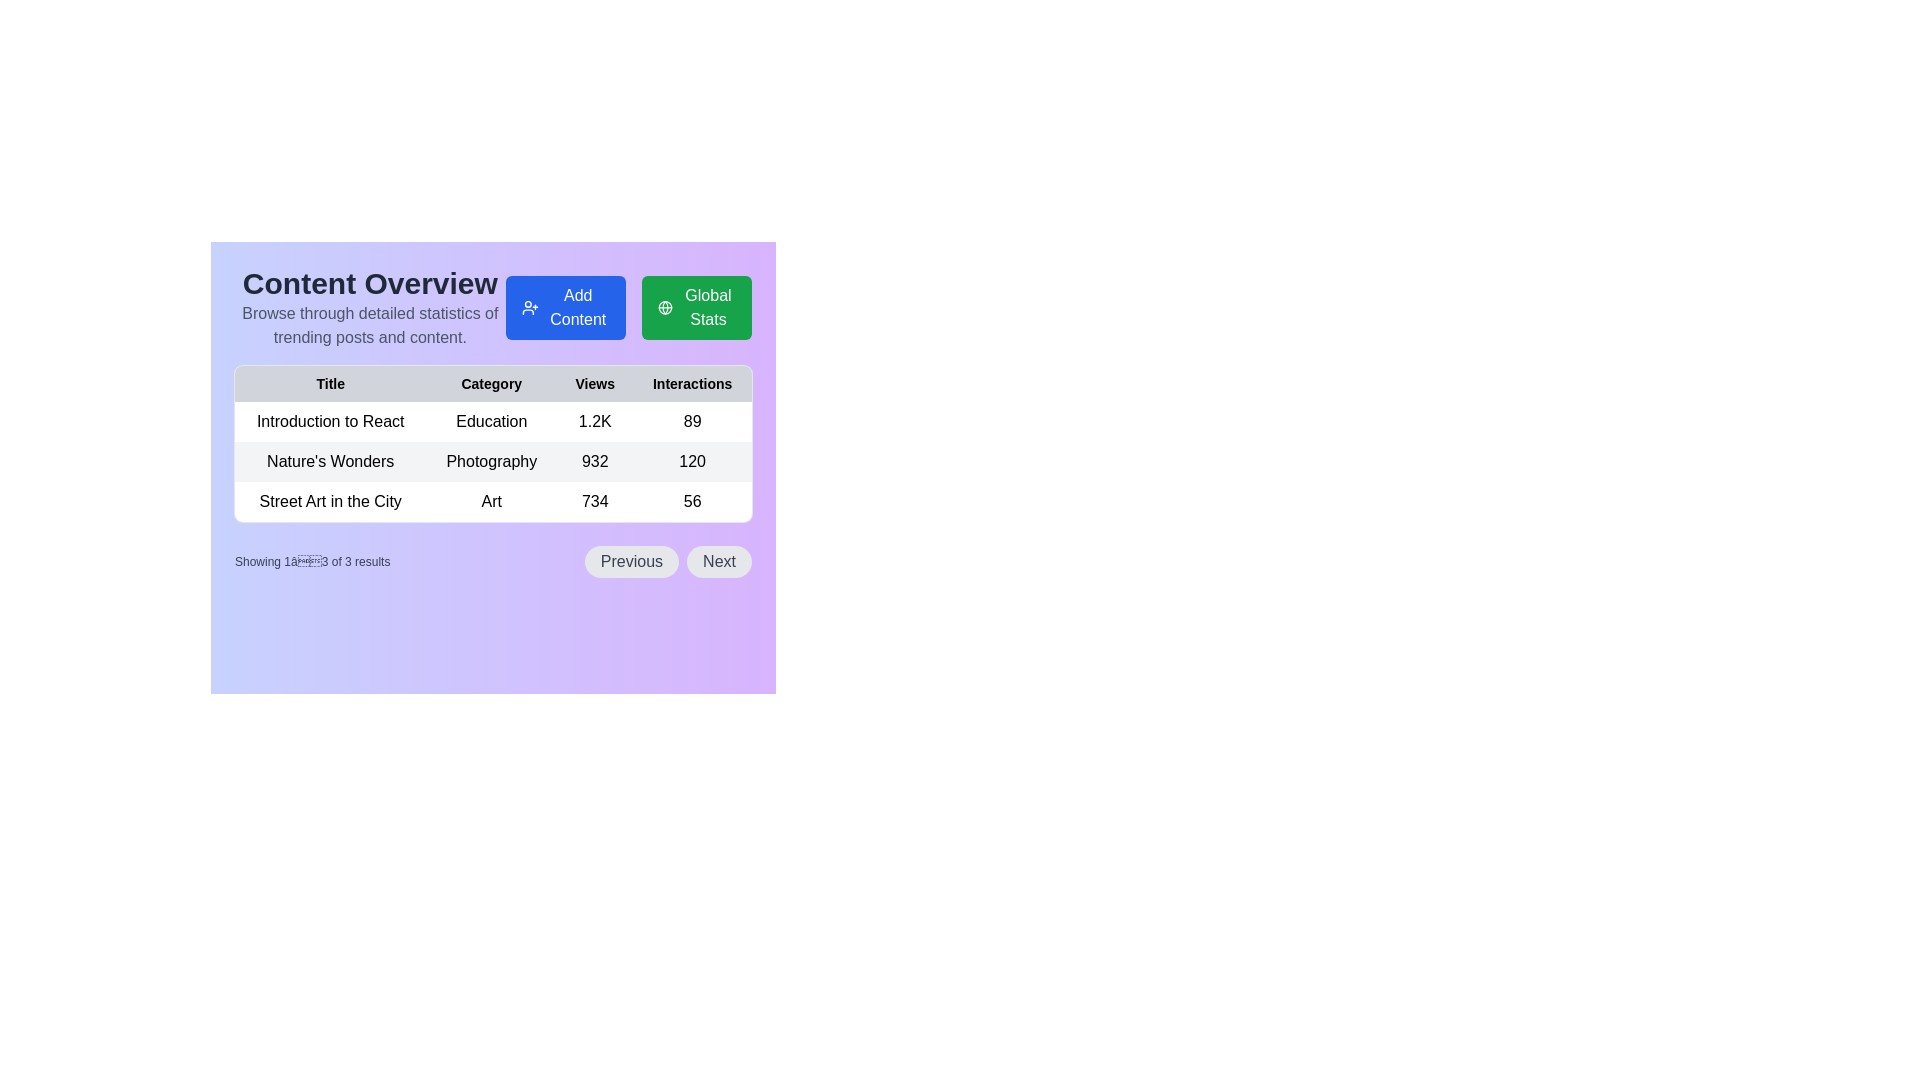 The height and width of the screenshot is (1080, 1920). Describe the element at coordinates (692, 420) in the screenshot. I see `the text cell displaying the number of interactions for the 'Introduction to React' row in the table, located under the 'Interactions' column` at that location.